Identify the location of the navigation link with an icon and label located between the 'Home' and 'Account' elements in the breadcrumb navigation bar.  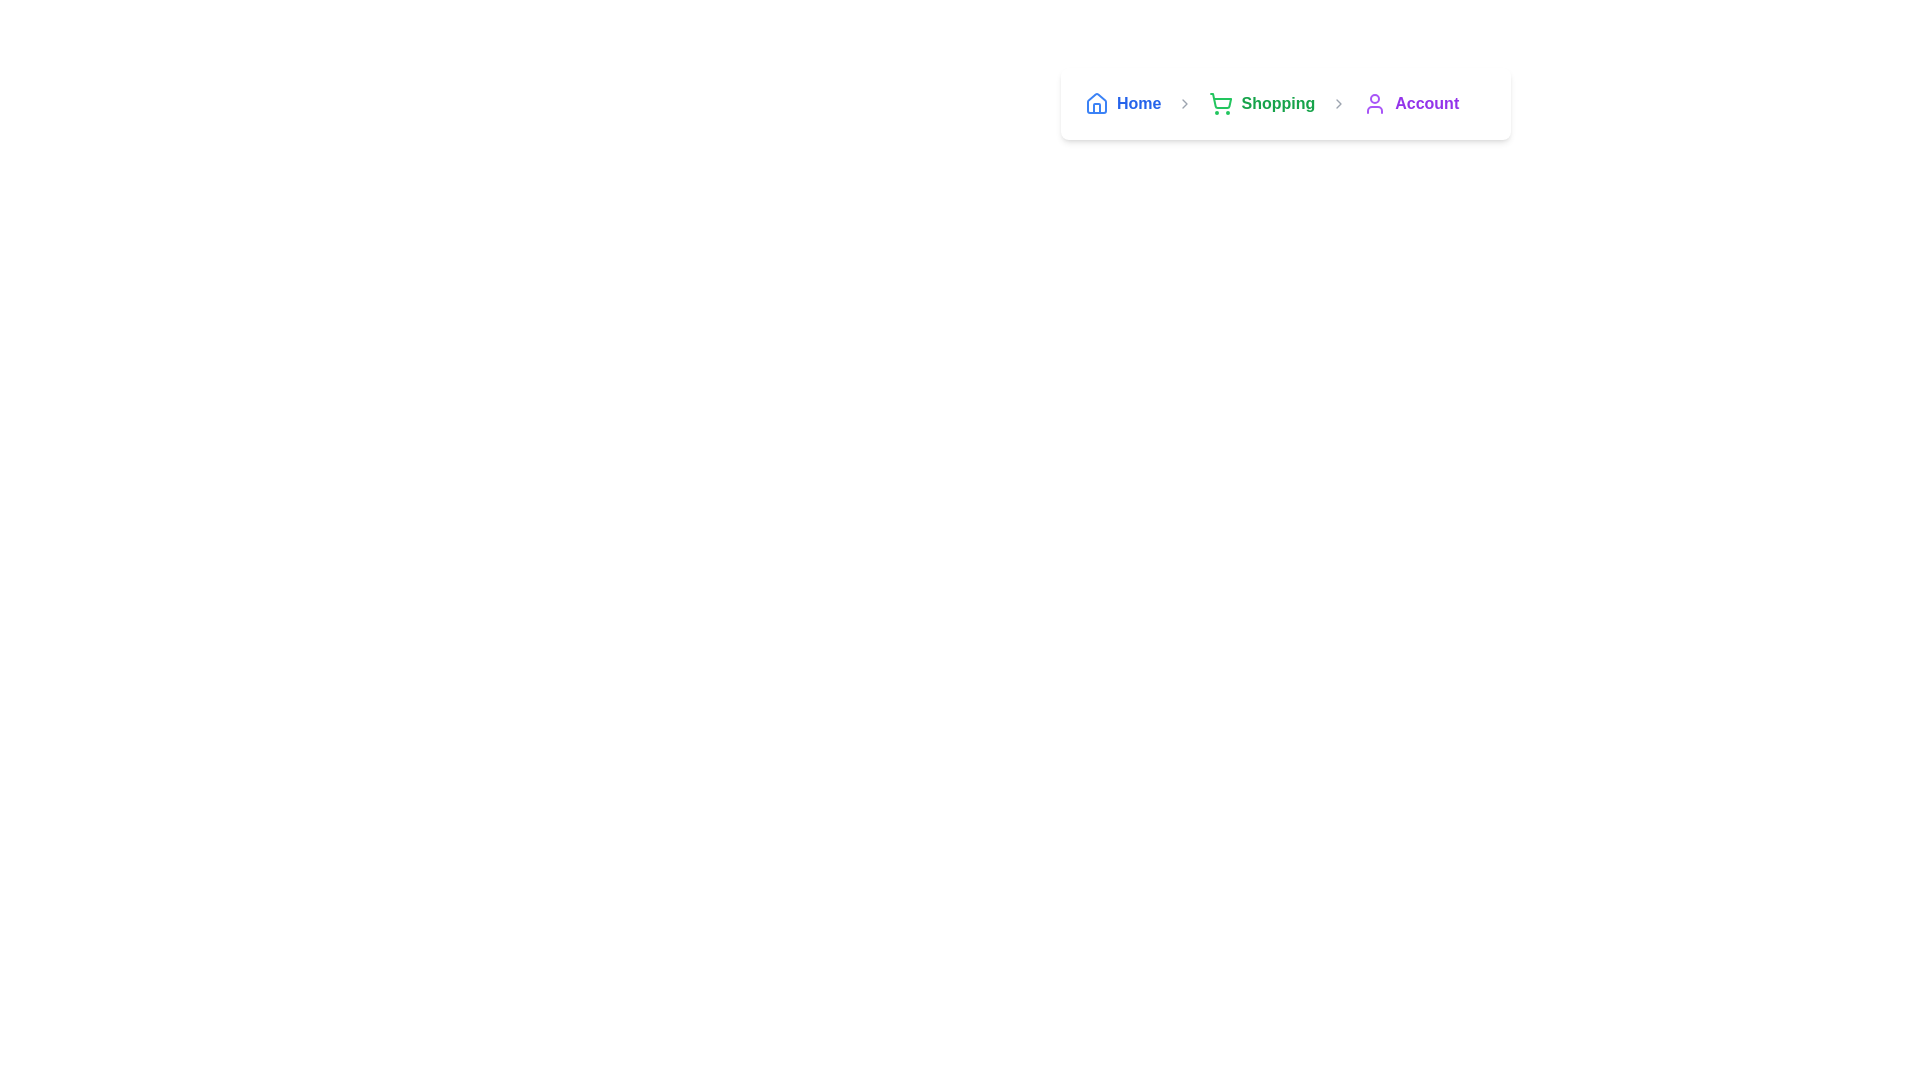
(1261, 104).